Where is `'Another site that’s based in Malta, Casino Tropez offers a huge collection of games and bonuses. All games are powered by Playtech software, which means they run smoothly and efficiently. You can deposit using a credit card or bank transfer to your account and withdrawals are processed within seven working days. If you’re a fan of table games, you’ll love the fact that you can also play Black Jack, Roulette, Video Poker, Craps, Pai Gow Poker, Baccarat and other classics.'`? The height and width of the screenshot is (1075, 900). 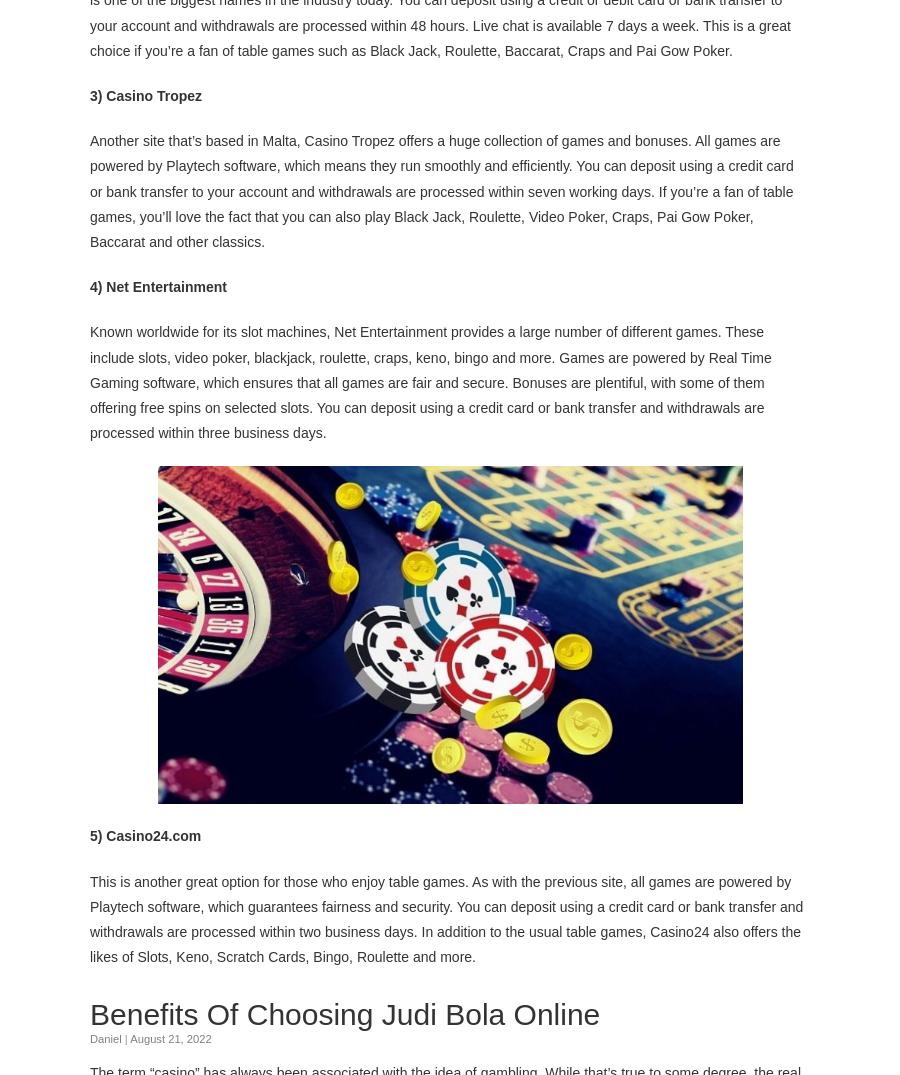
'Another site that’s based in Malta, Casino Tropez offers a huge collection of games and bonuses. All games are powered by Playtech software, which means they run smoothly and efficiently. You can deposit using a credit card or bank transfer to your account and withdrawals are processed within seven working days. If you’re a fan of table games, you’ll love the fact that you can also play Black Jack, Roulette, Video Poker, Craps, Pai Gow Poker, Baccarat and other classics.' is located at coordinates (441, 189).